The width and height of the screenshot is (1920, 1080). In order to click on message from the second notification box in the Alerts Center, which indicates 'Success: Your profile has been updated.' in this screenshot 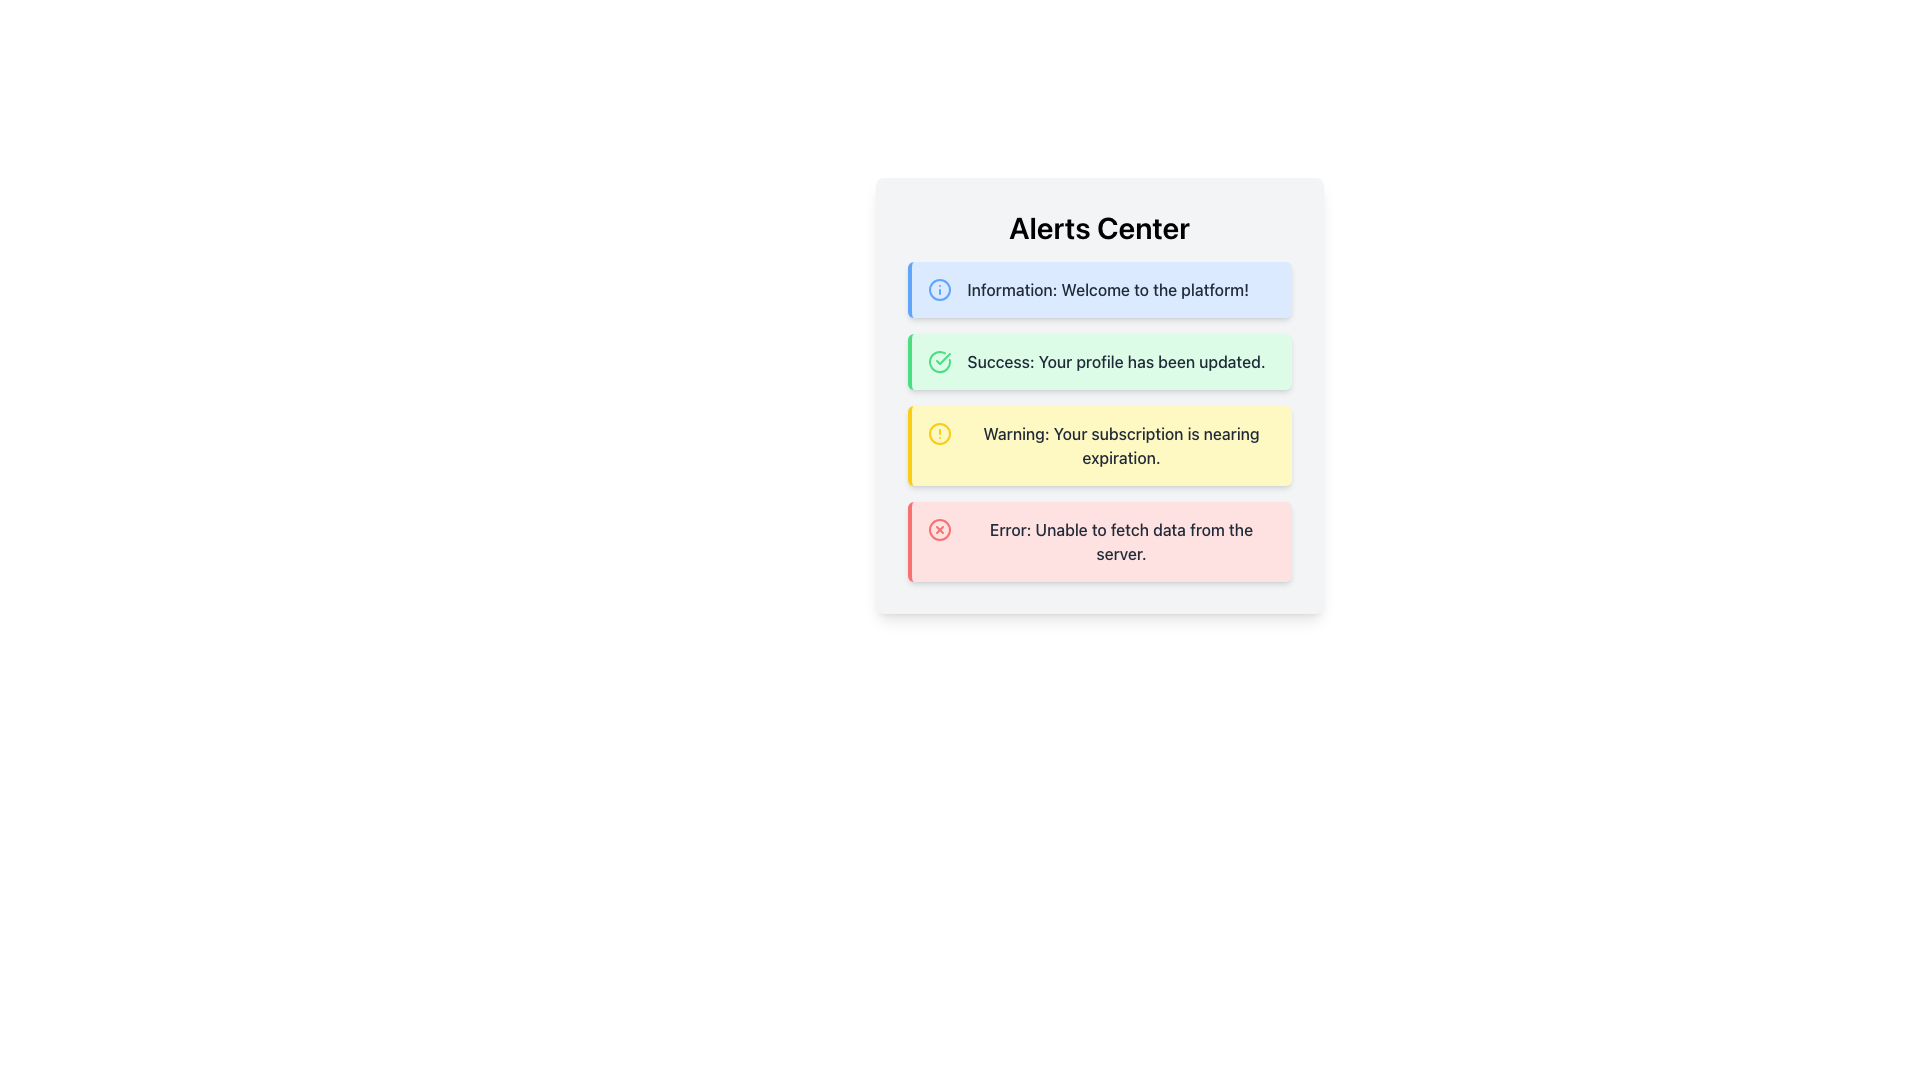, I will do `click(1098, 362)`.